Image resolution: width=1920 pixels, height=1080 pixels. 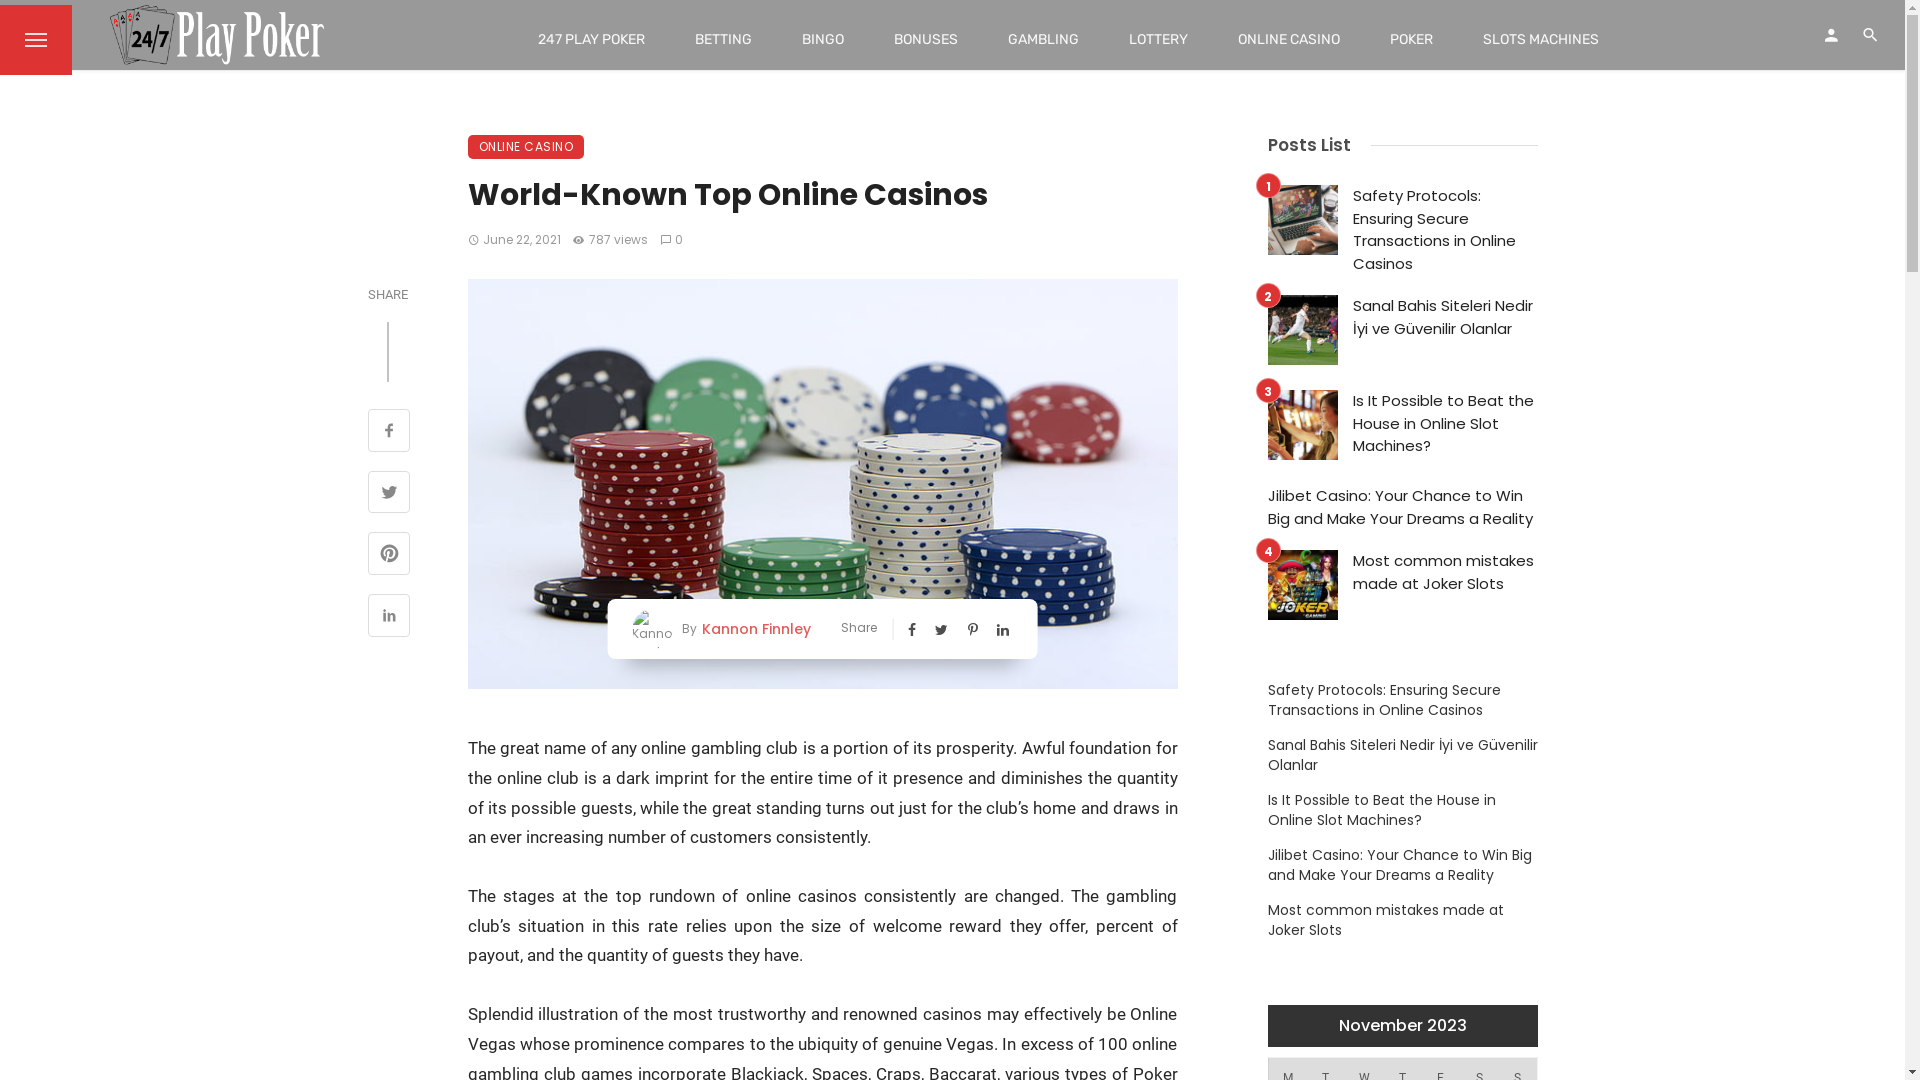 What do you see at coordinates (868, 39) in the screenshot?
I see `'BONUSES'` at bounding box center [868, 39].